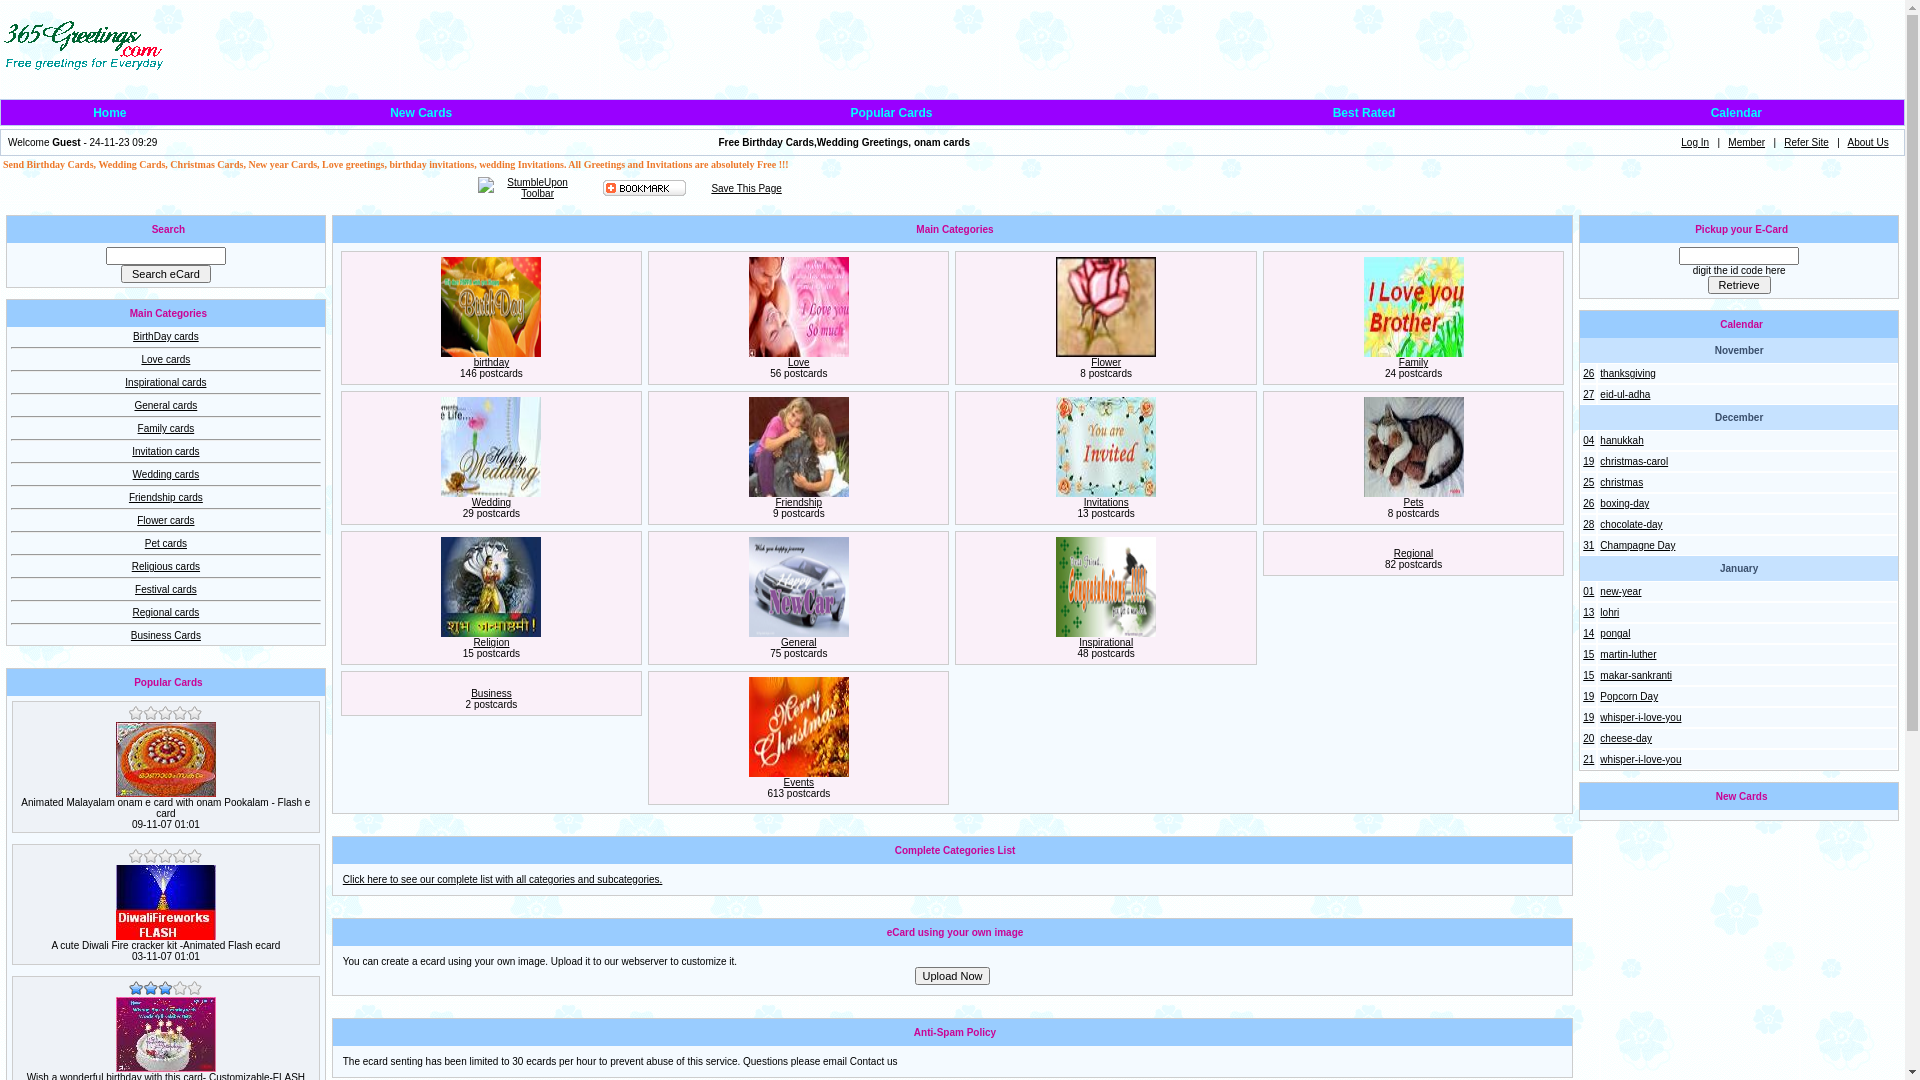  I want to click on 'Calendar', so click(1735, 112).